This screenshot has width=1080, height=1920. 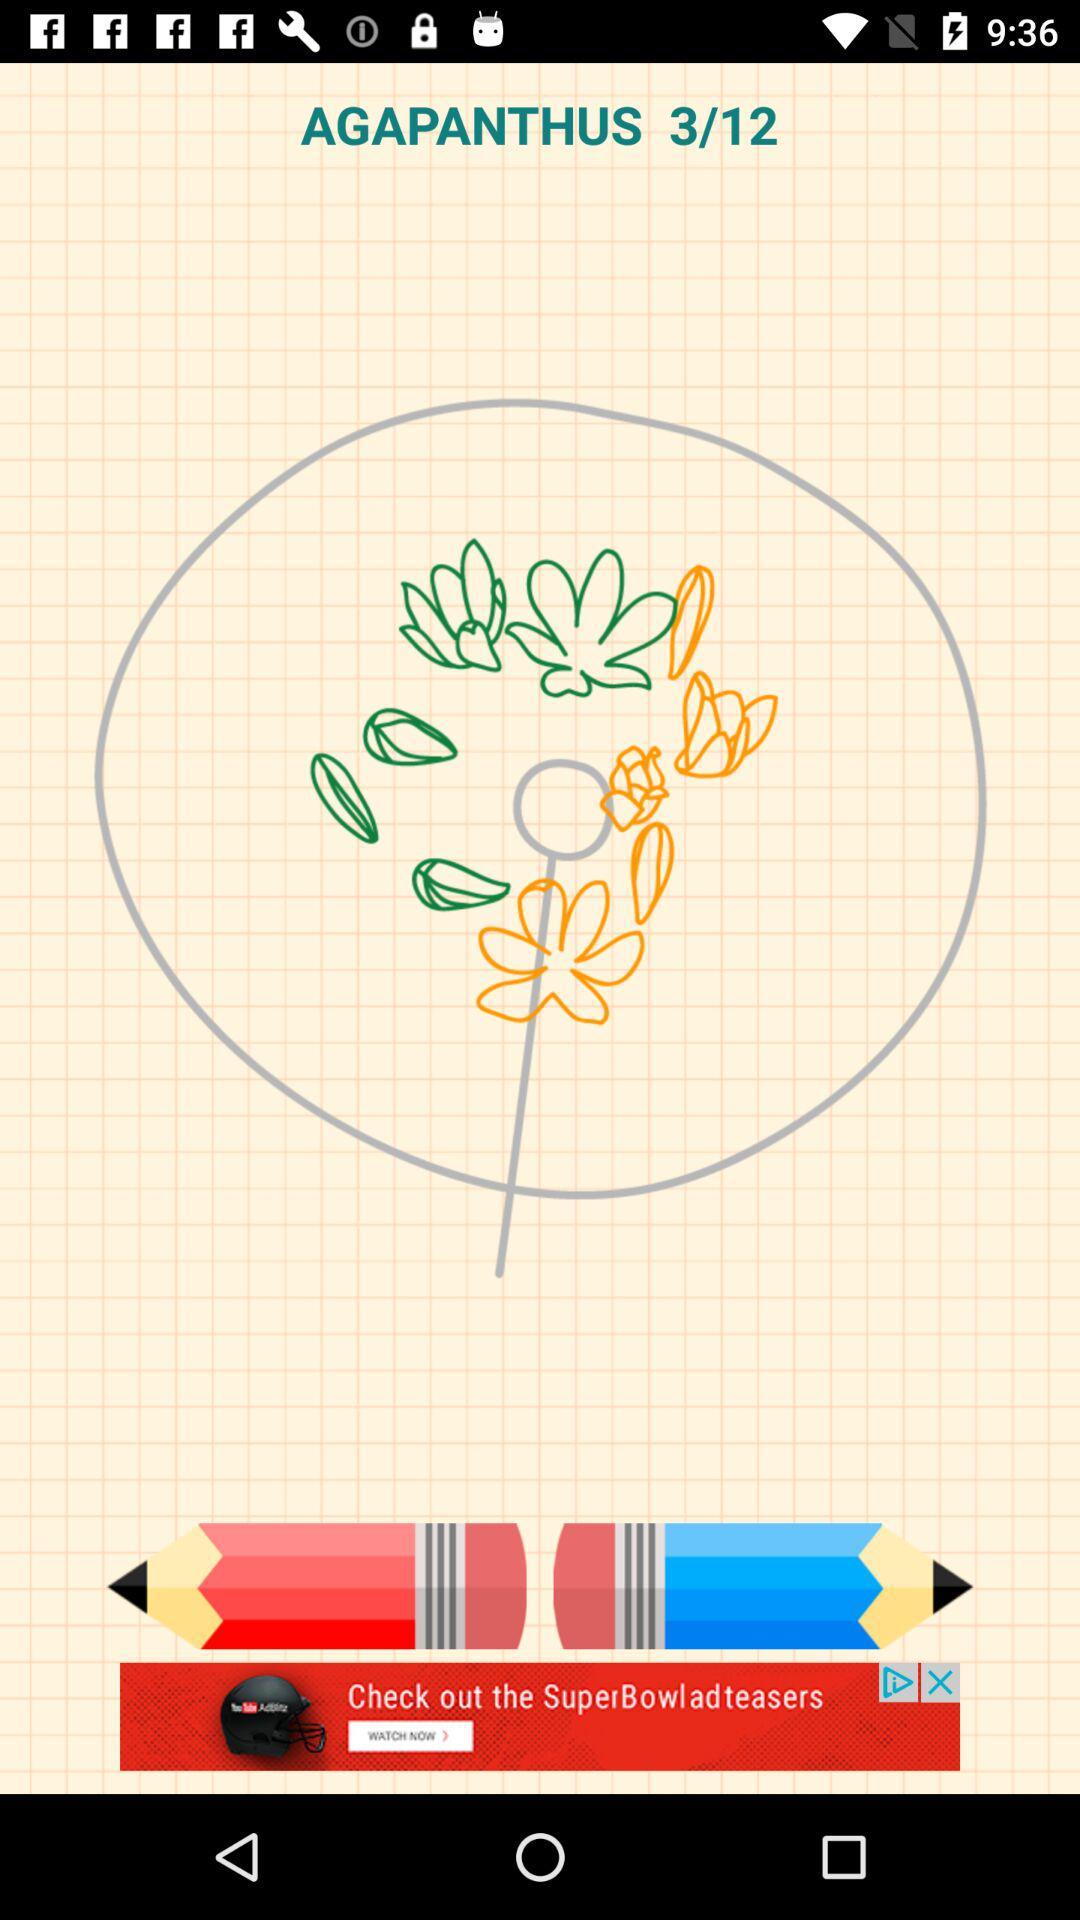 What do you see at coordinates (763, 1585) in the screenshot?
I see `next page button` at bounding box center [763, 1585].